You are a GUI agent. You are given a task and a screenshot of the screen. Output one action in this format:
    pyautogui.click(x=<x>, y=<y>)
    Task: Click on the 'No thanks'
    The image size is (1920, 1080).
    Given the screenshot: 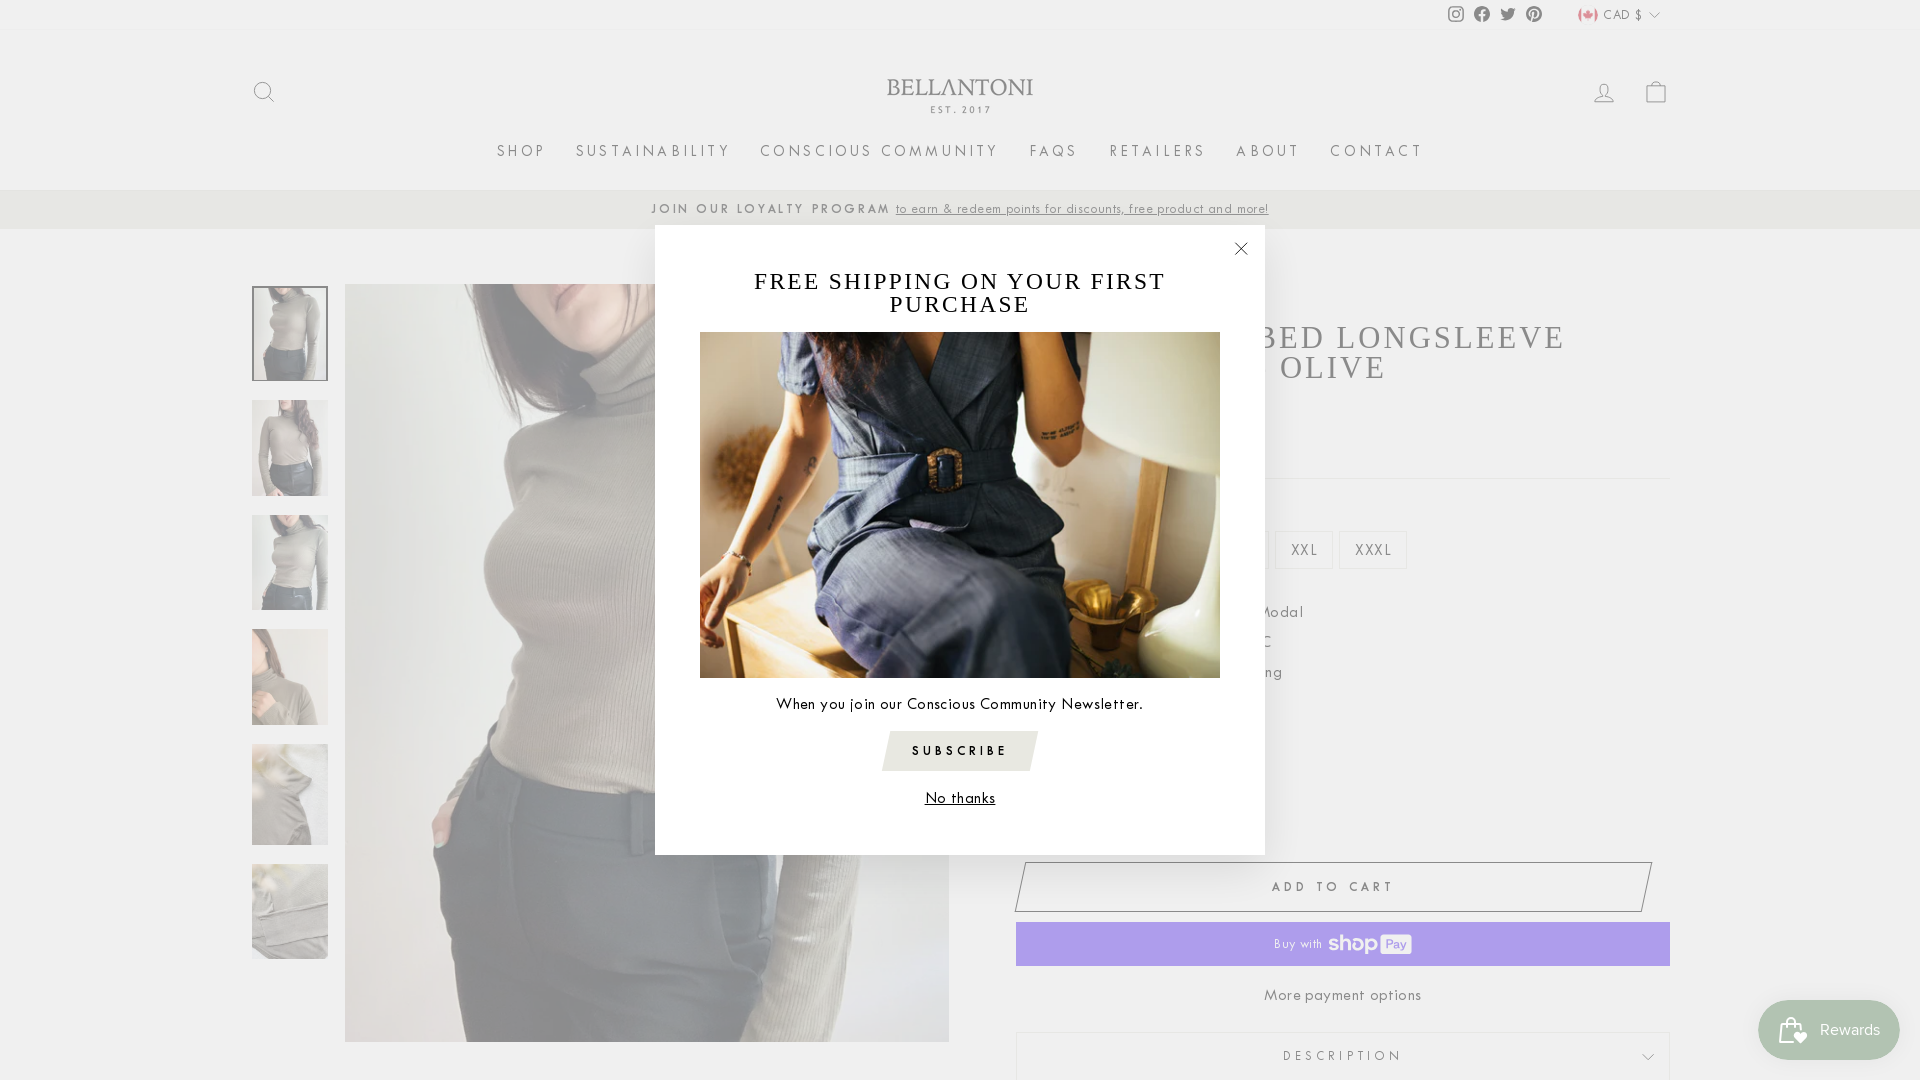 What is the action you would take?
    pyautogui.click(x=960, y=797)
    